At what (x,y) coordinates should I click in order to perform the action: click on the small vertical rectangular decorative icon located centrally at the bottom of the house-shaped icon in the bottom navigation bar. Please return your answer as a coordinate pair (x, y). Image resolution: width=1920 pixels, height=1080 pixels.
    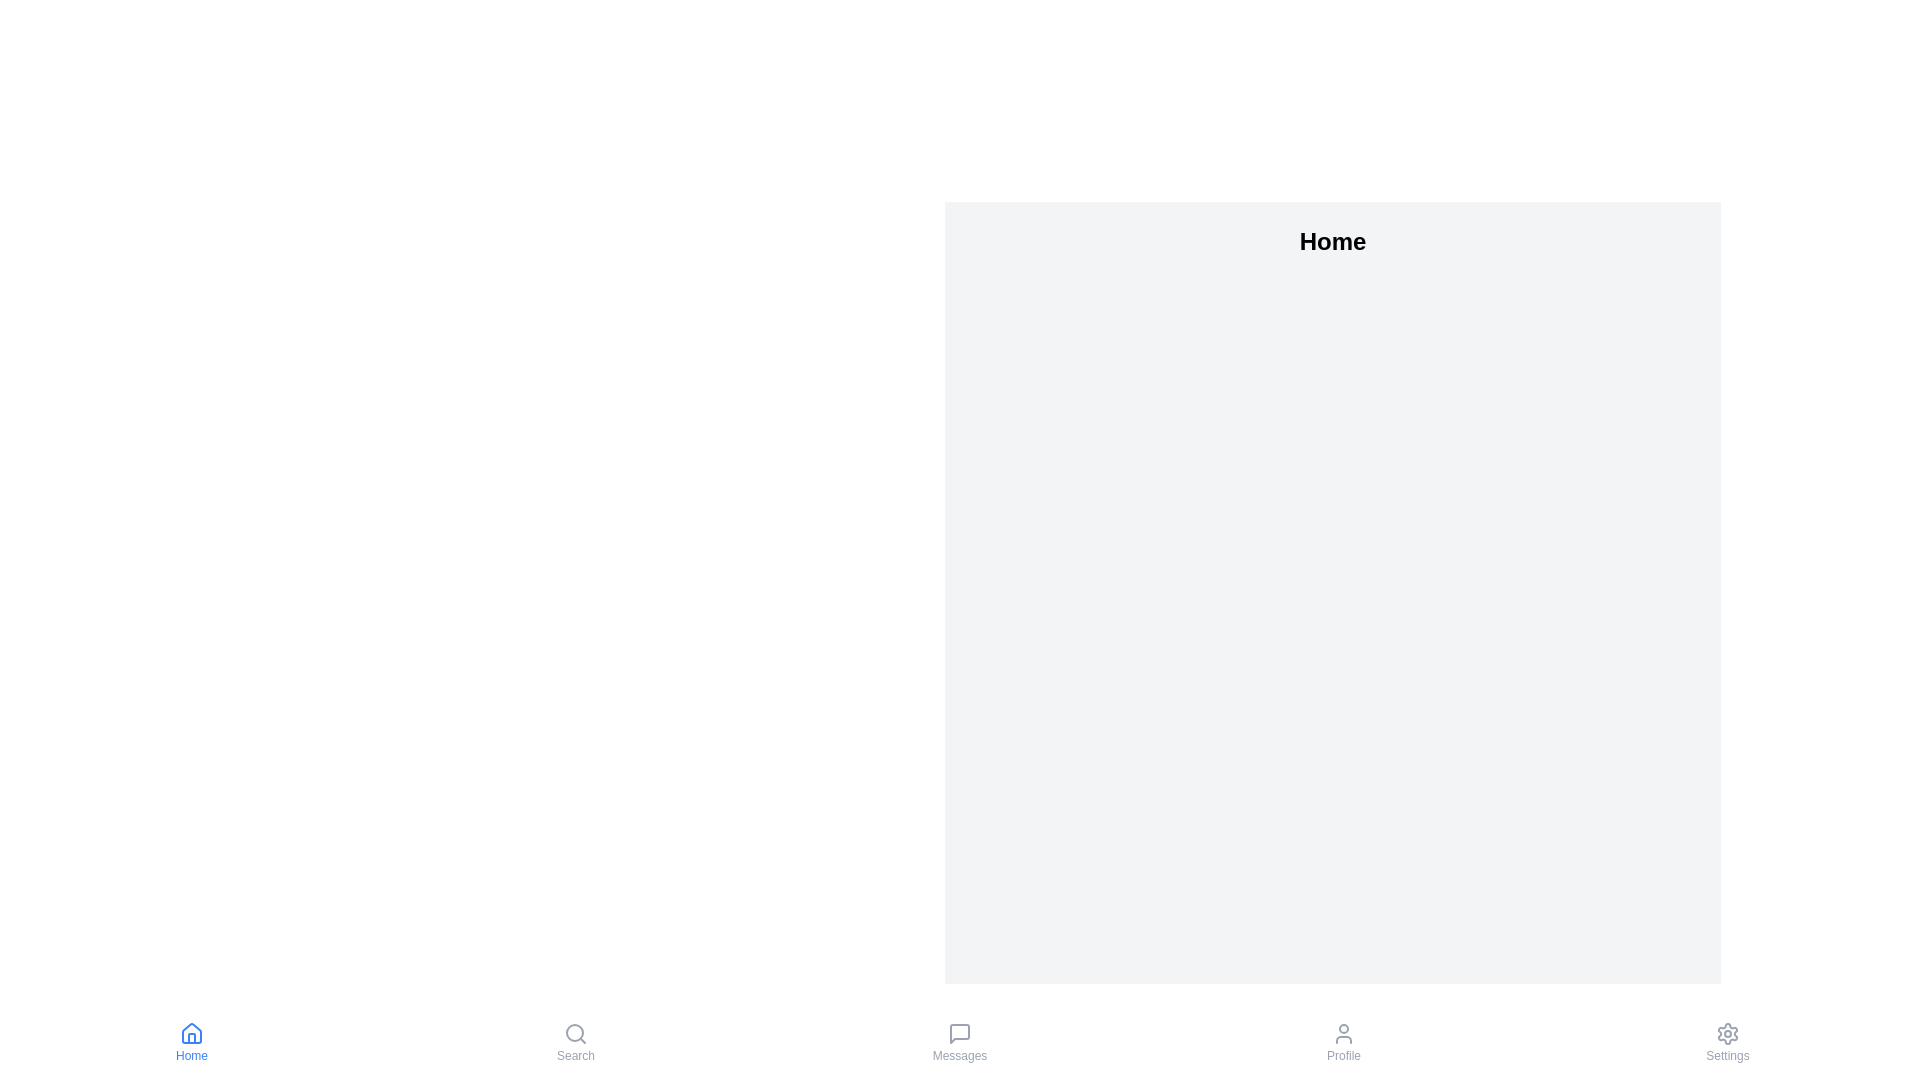
    Looking at the image, I should click on (192, 1036).